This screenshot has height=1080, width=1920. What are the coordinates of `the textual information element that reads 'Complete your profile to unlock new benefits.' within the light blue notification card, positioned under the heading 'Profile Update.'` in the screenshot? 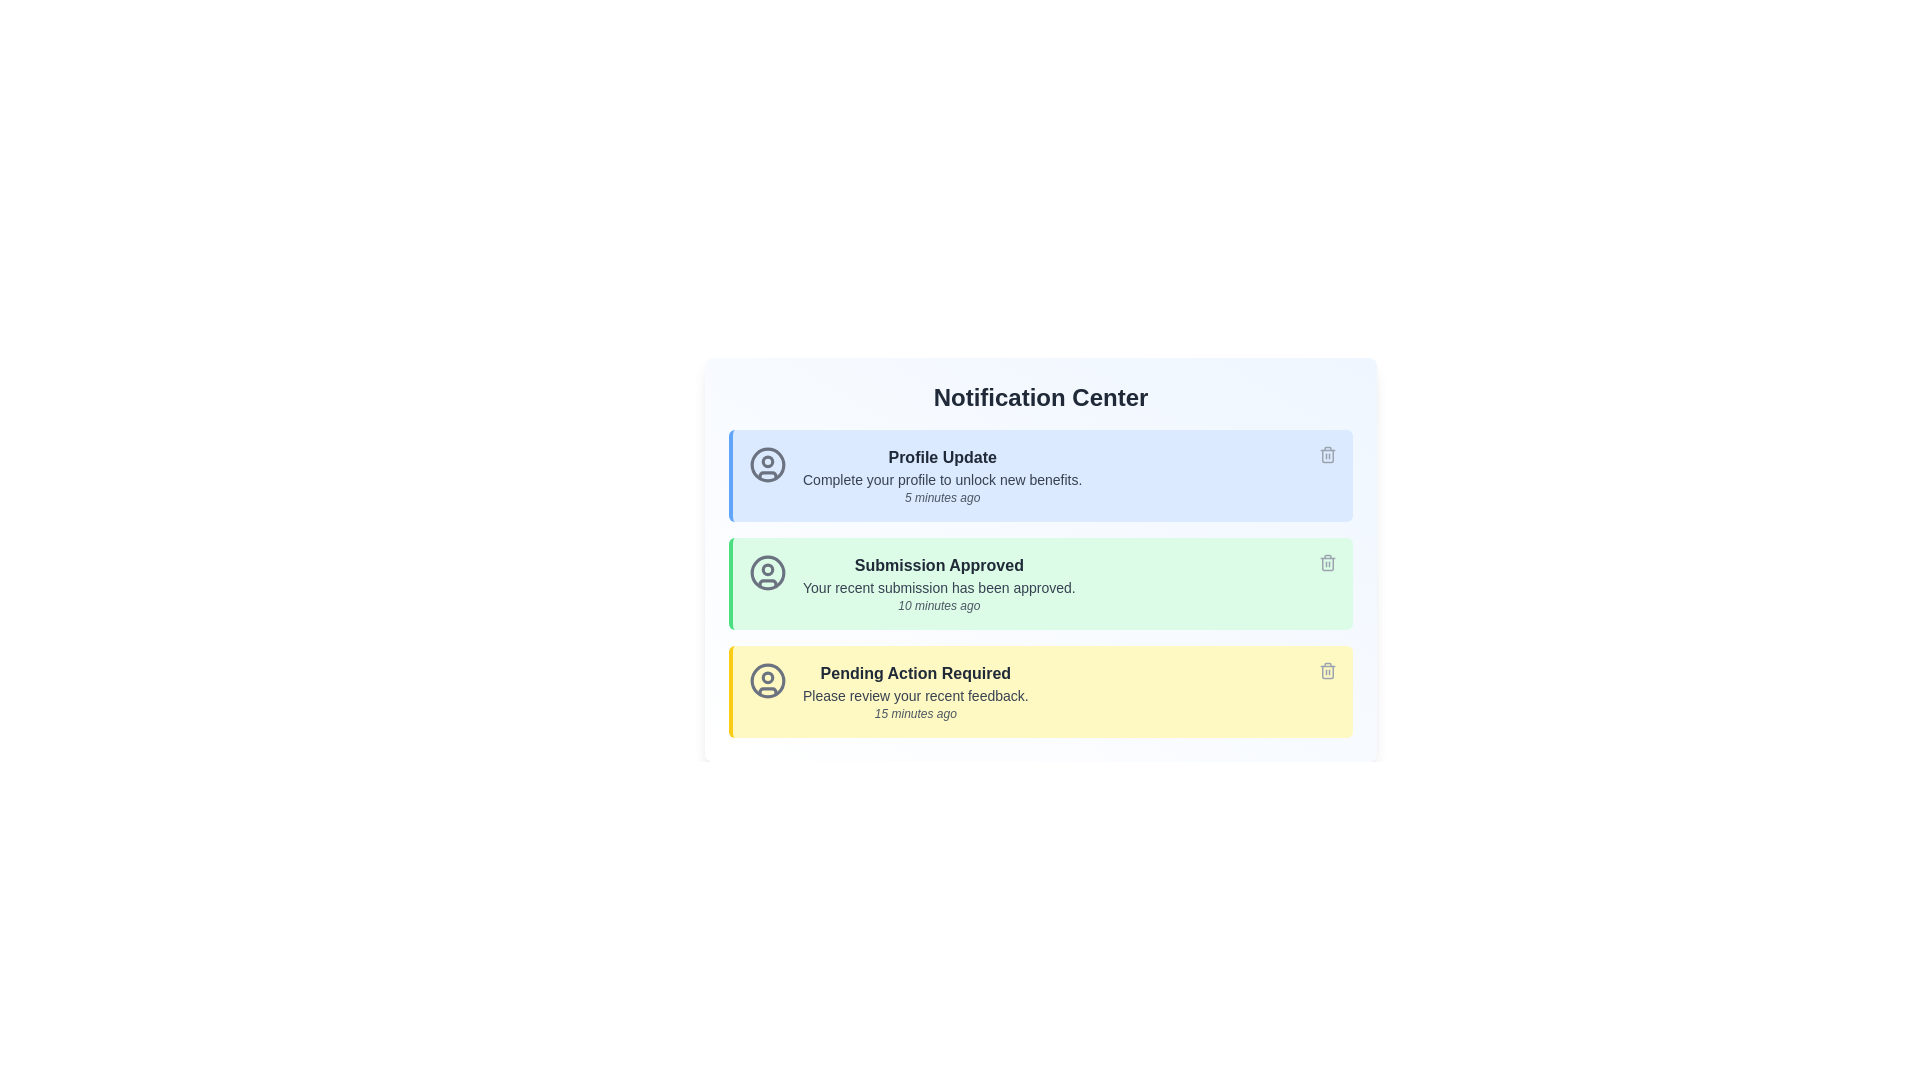 It's located at (941, 479).